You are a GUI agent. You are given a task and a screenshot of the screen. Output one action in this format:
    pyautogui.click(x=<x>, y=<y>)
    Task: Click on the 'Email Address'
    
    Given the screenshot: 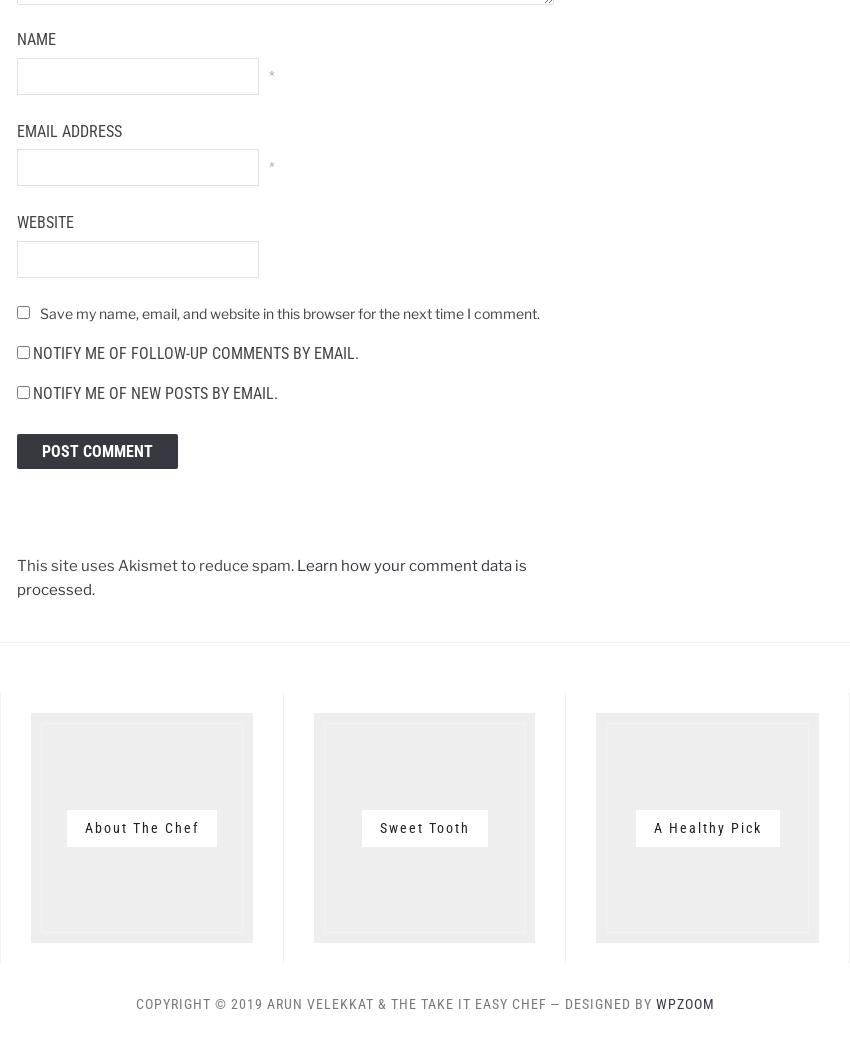 What is the action you would take?
    pyautogui.click(x=69, y=130)
    